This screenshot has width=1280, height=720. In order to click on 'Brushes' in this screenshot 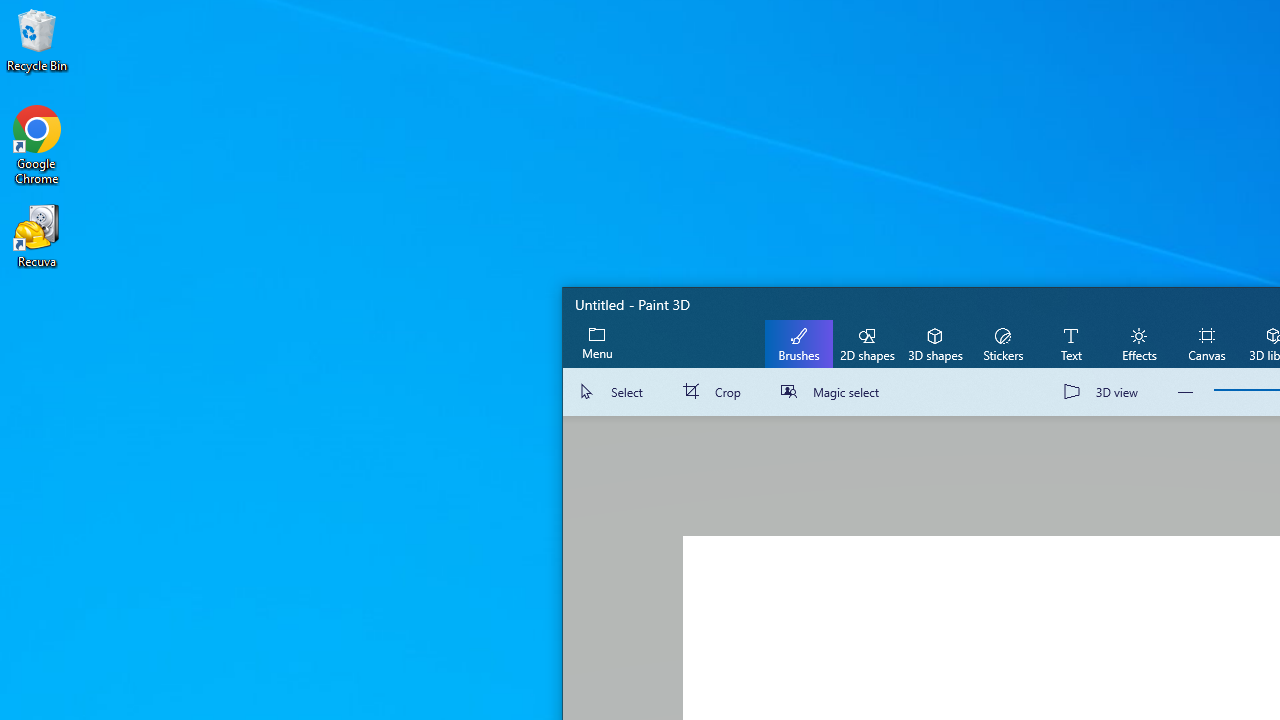, I will do `click(798, 342)`.